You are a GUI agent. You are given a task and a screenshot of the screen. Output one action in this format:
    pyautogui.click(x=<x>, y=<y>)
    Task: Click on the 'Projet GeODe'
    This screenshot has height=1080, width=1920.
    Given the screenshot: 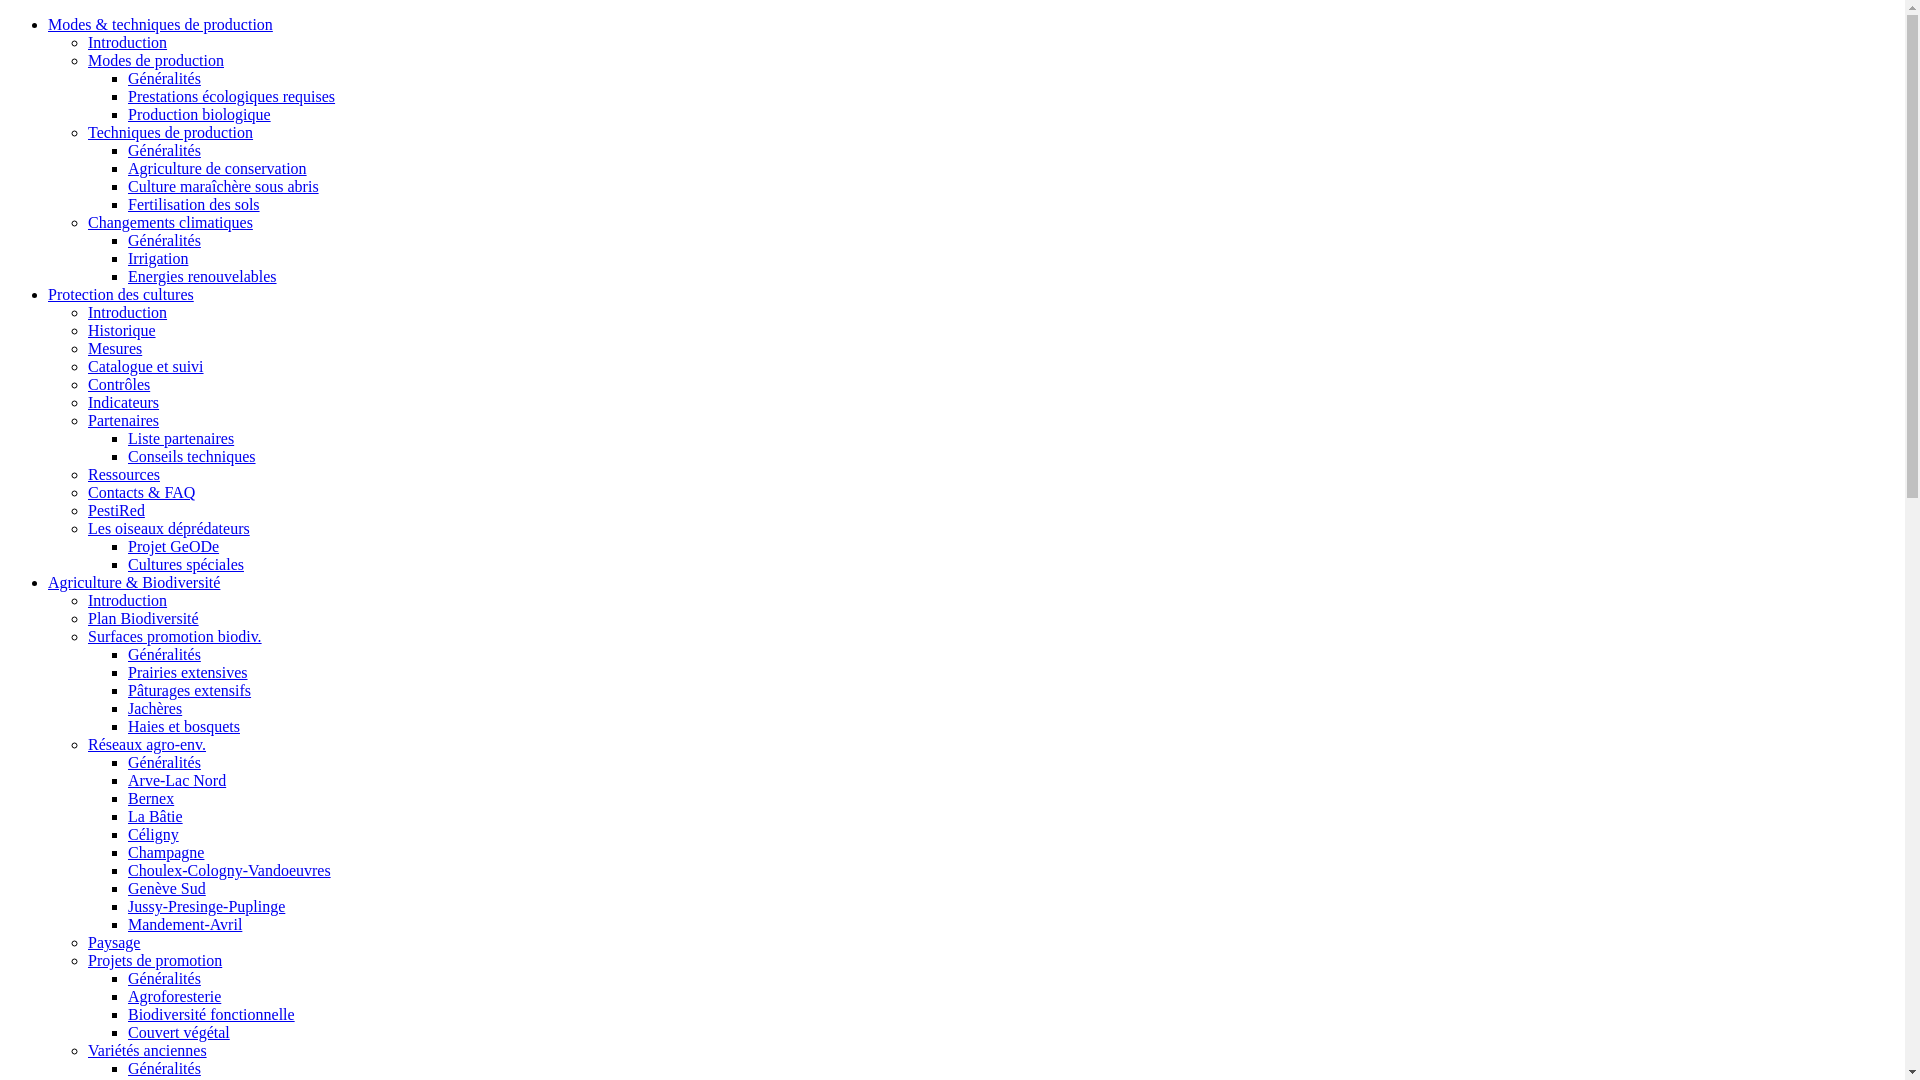 What is the action you would take?
    pyautogui.click(x=173, y=546)
    